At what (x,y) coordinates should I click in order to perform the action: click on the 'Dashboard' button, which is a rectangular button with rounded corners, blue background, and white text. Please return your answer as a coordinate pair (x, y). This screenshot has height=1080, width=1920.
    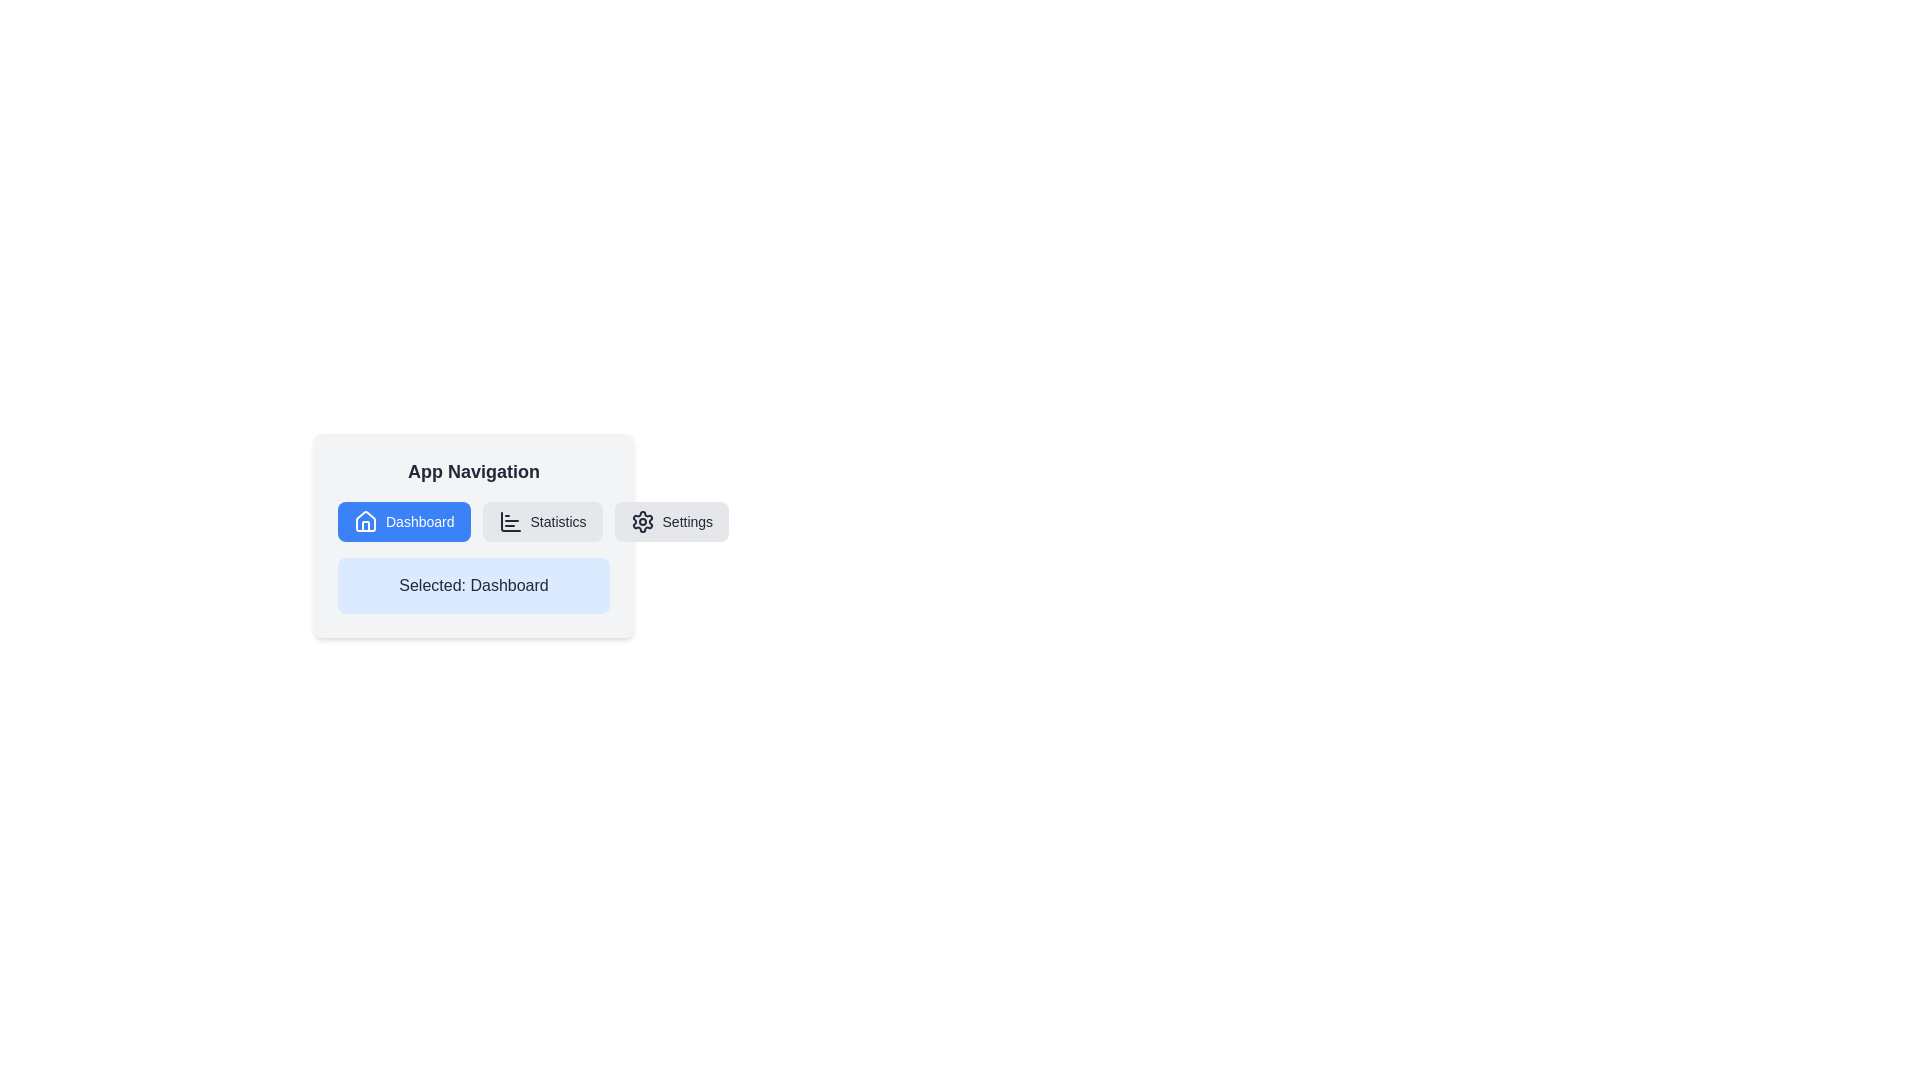
    Looking at the image, I should click on (403, 520).